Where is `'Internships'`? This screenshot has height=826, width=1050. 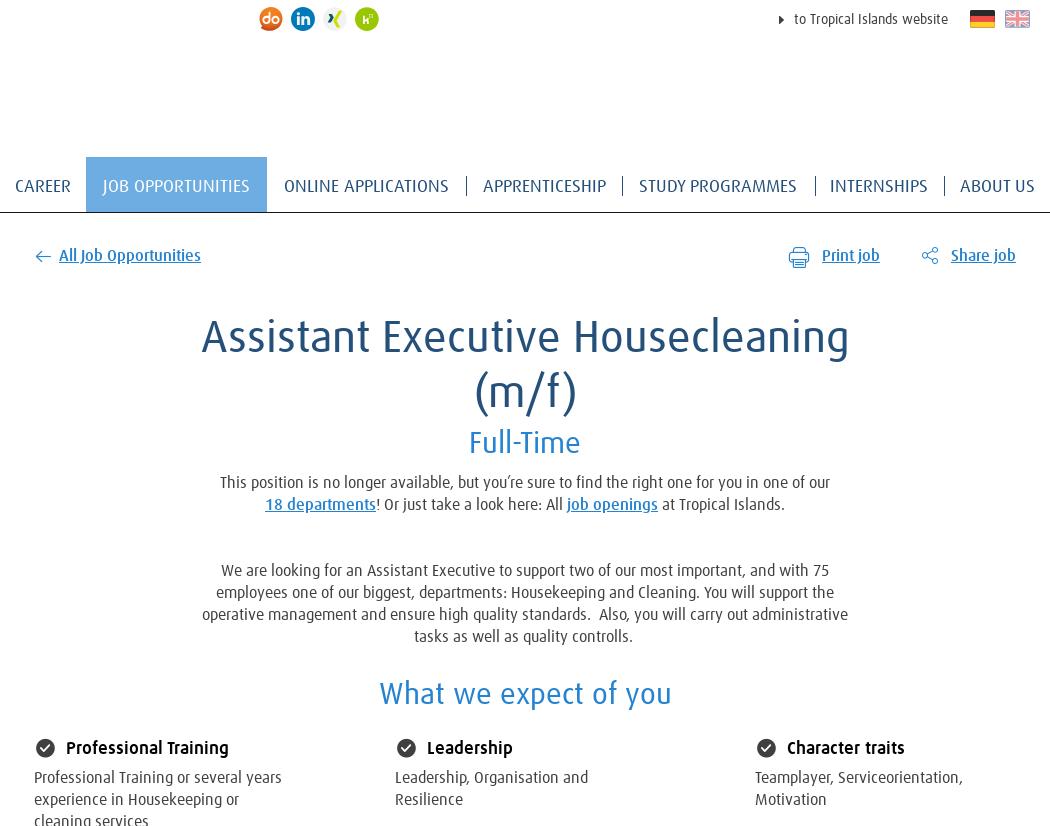
'Internships' is located at coordinates (877, 187).